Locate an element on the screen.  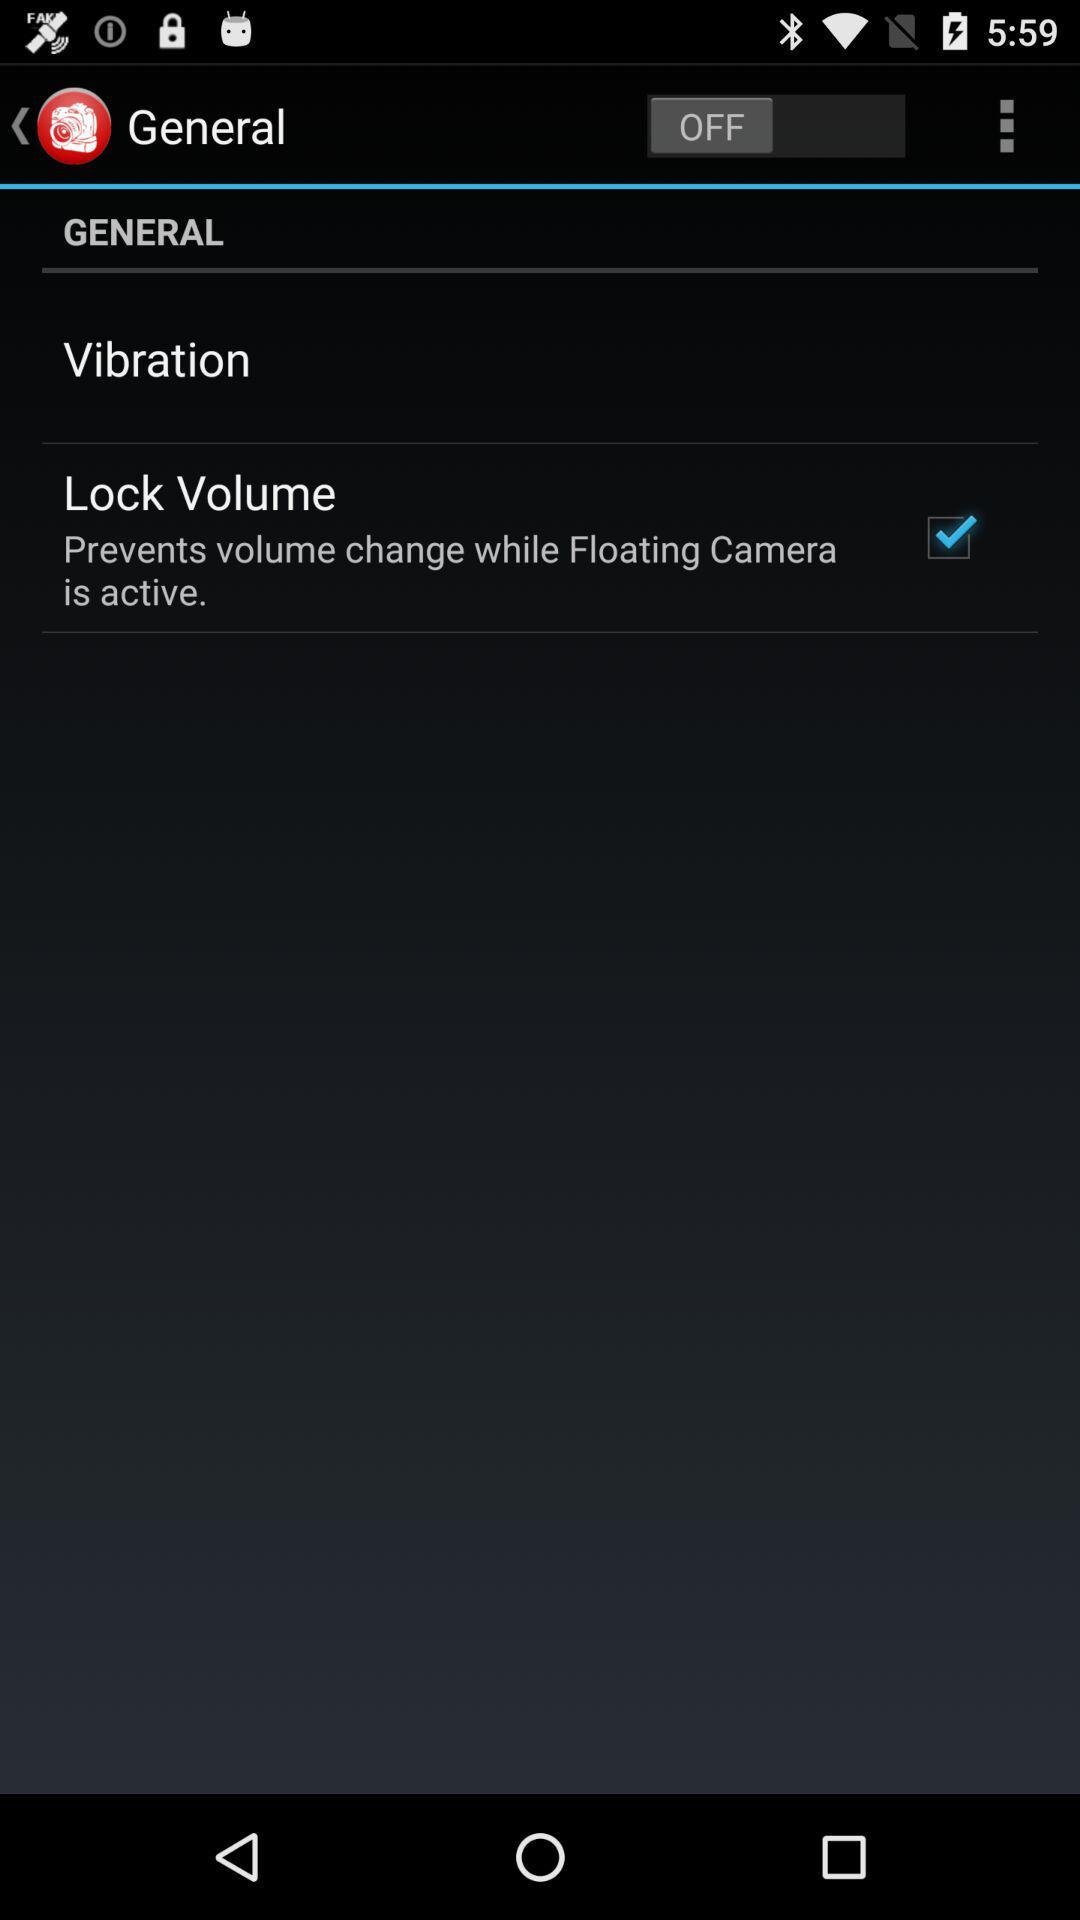
item above the general is located at coordinates (1006, 124).